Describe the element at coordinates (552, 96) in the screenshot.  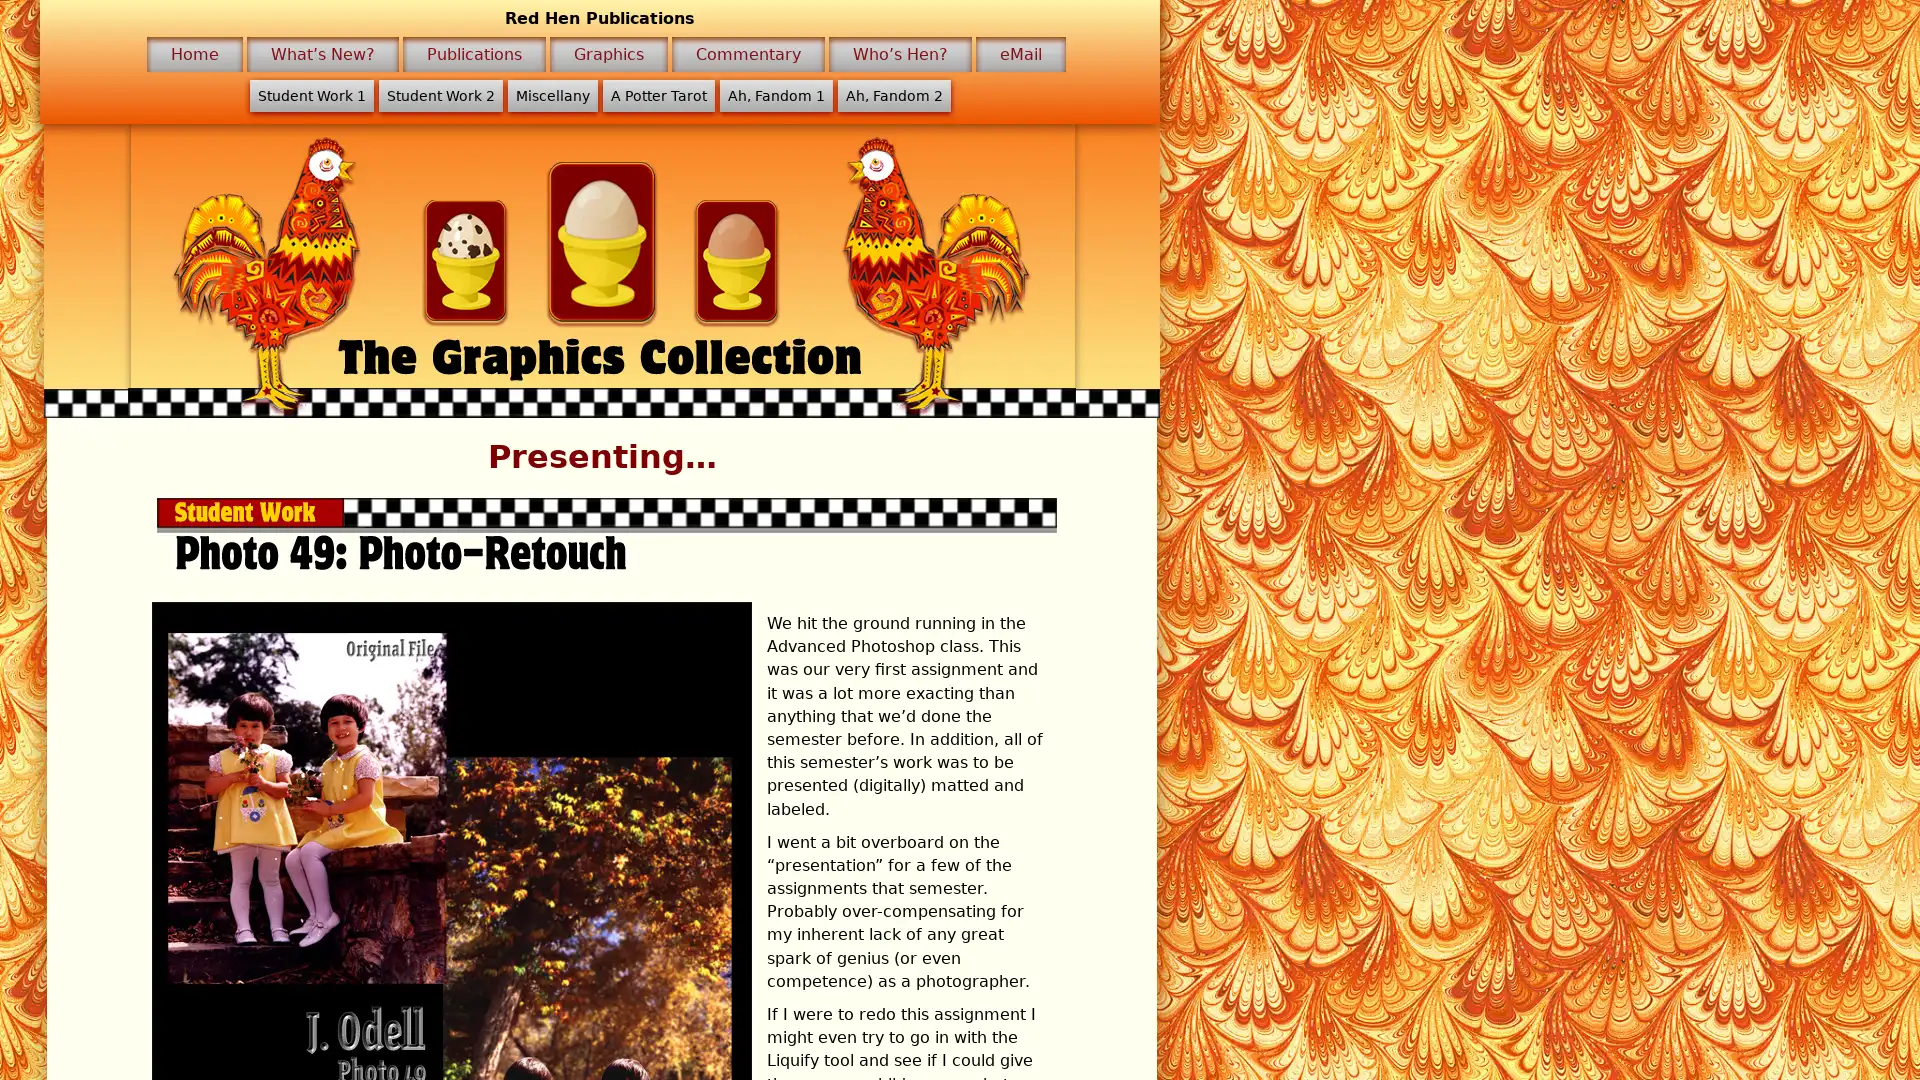
I see `Miscellany` at that location.